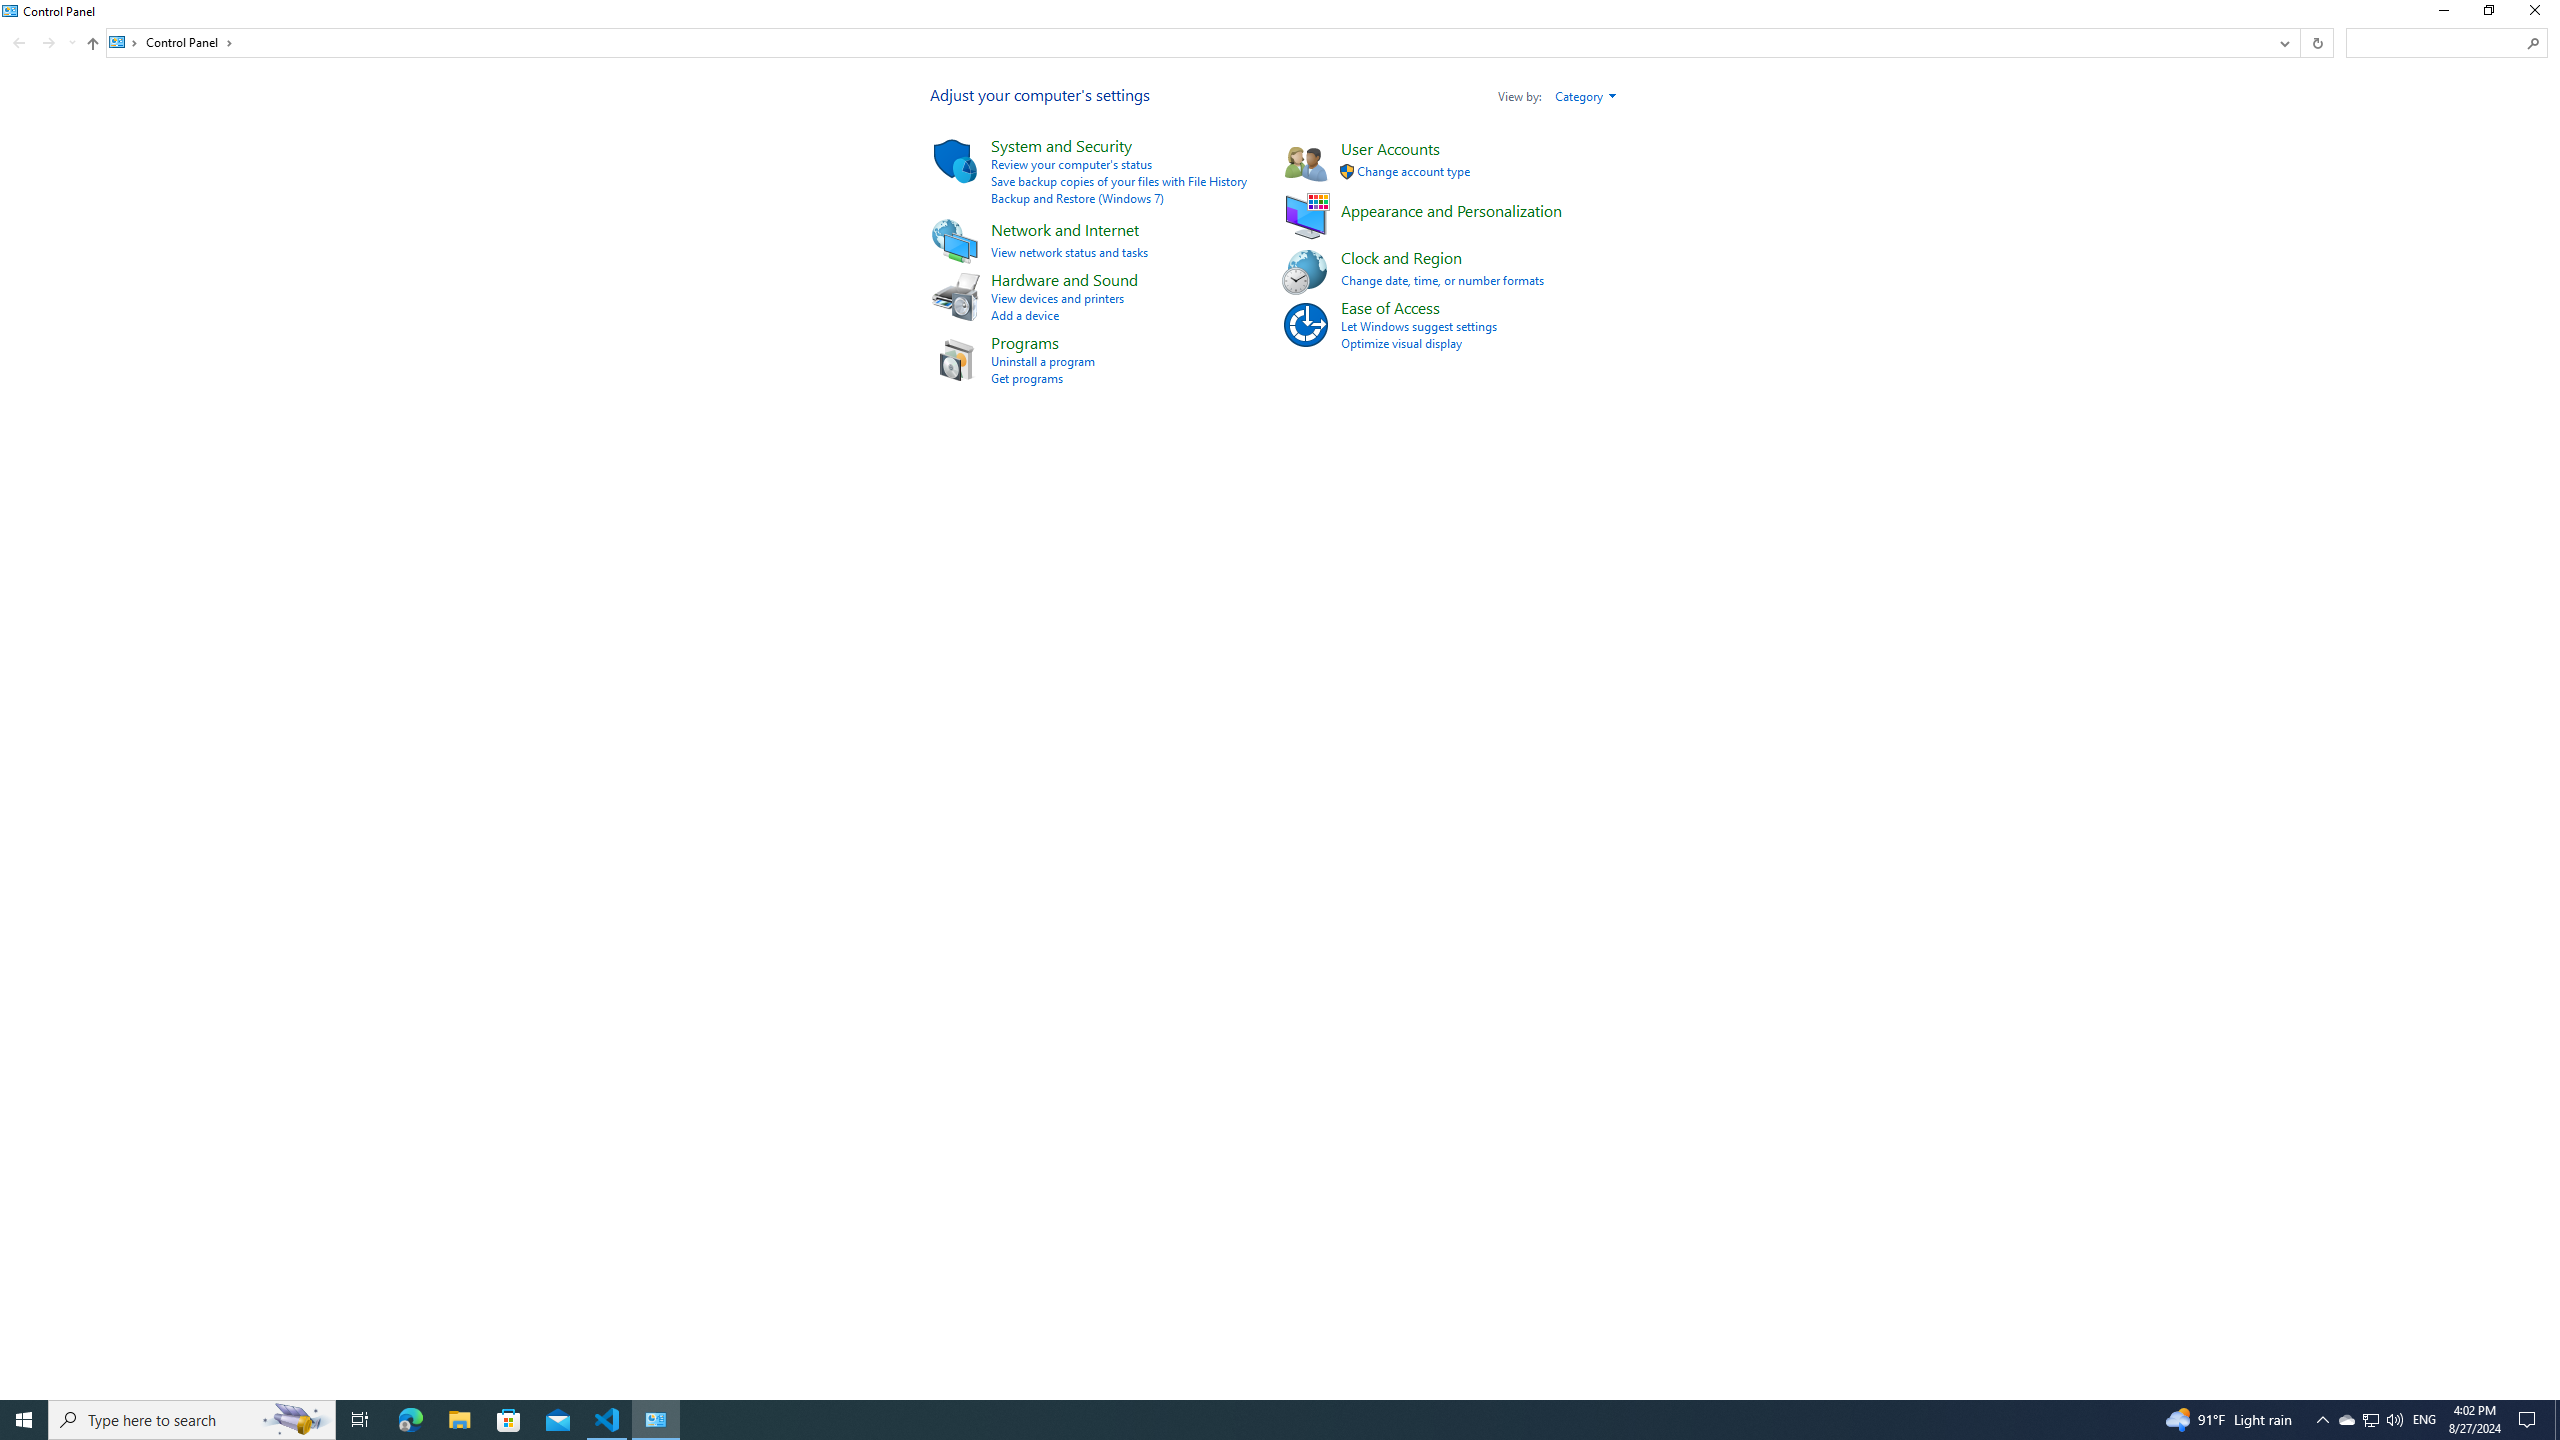  I want to click on 'Up to "Desktop" (Alt + Up Arrow)', so click(93, 42).